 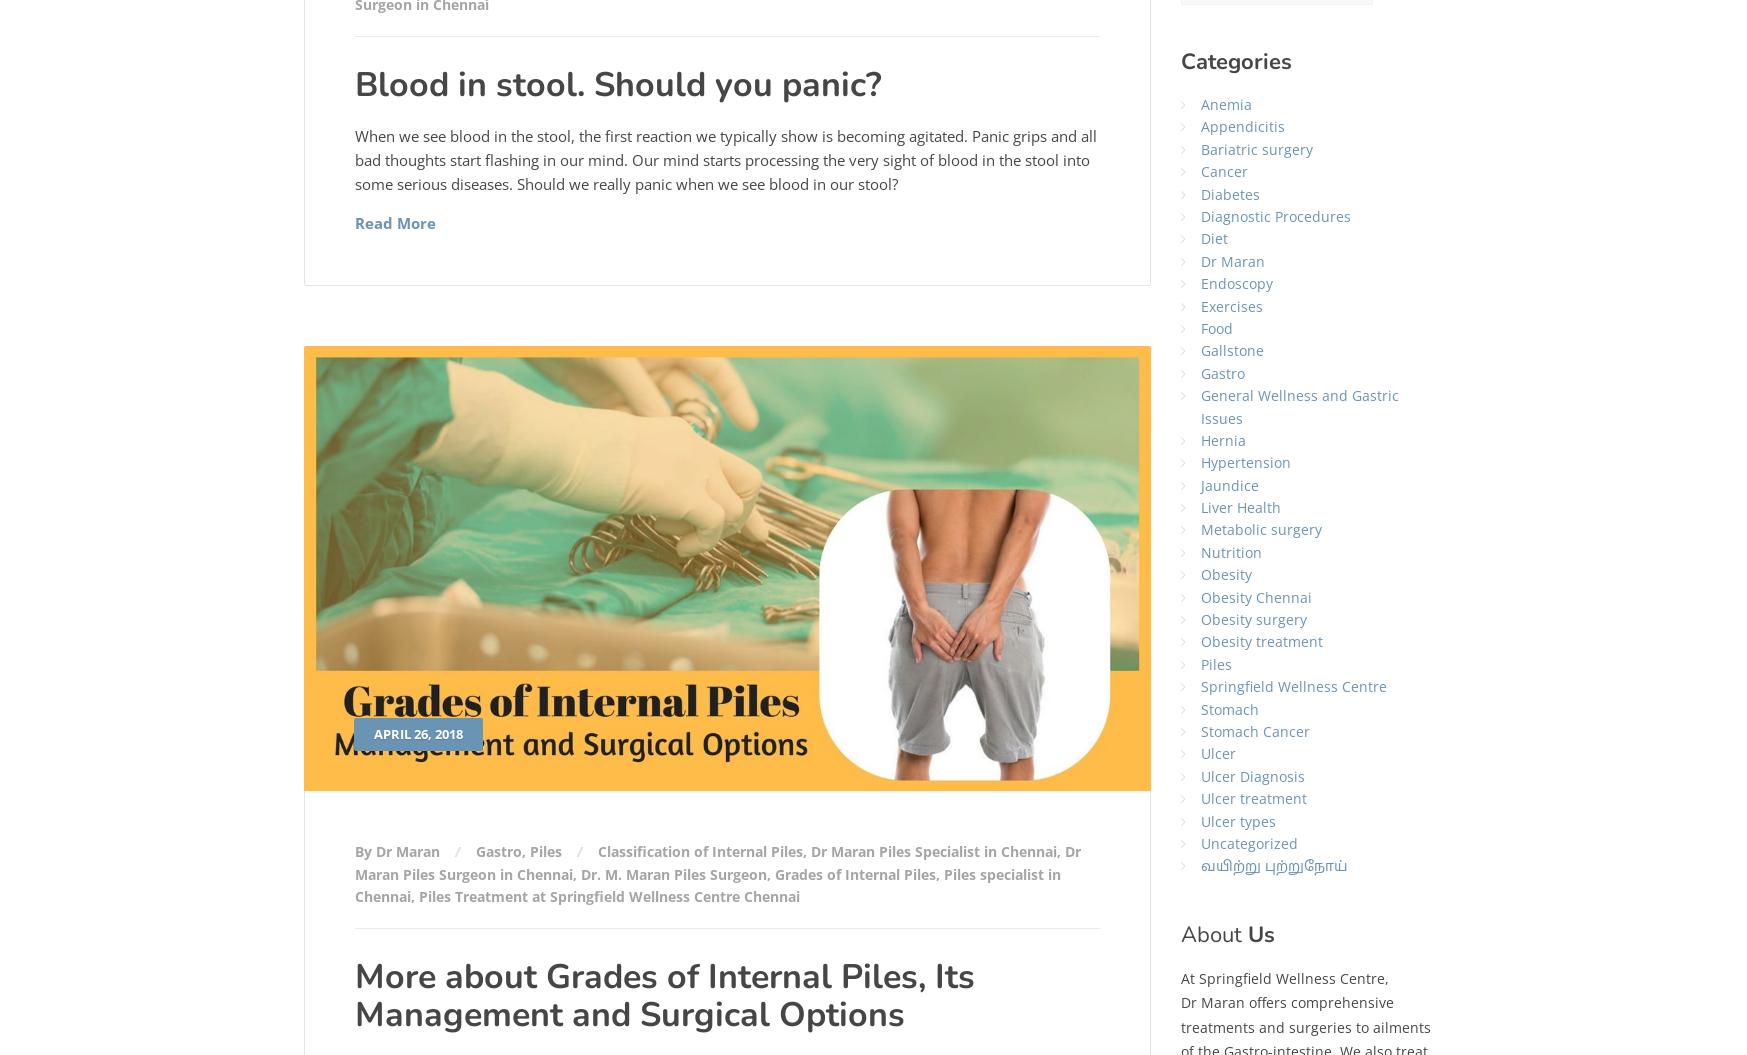 What do you see at coordinates (1214, 932) in the screenshot?
I see `'About'` at bounding box center [1214, 932].